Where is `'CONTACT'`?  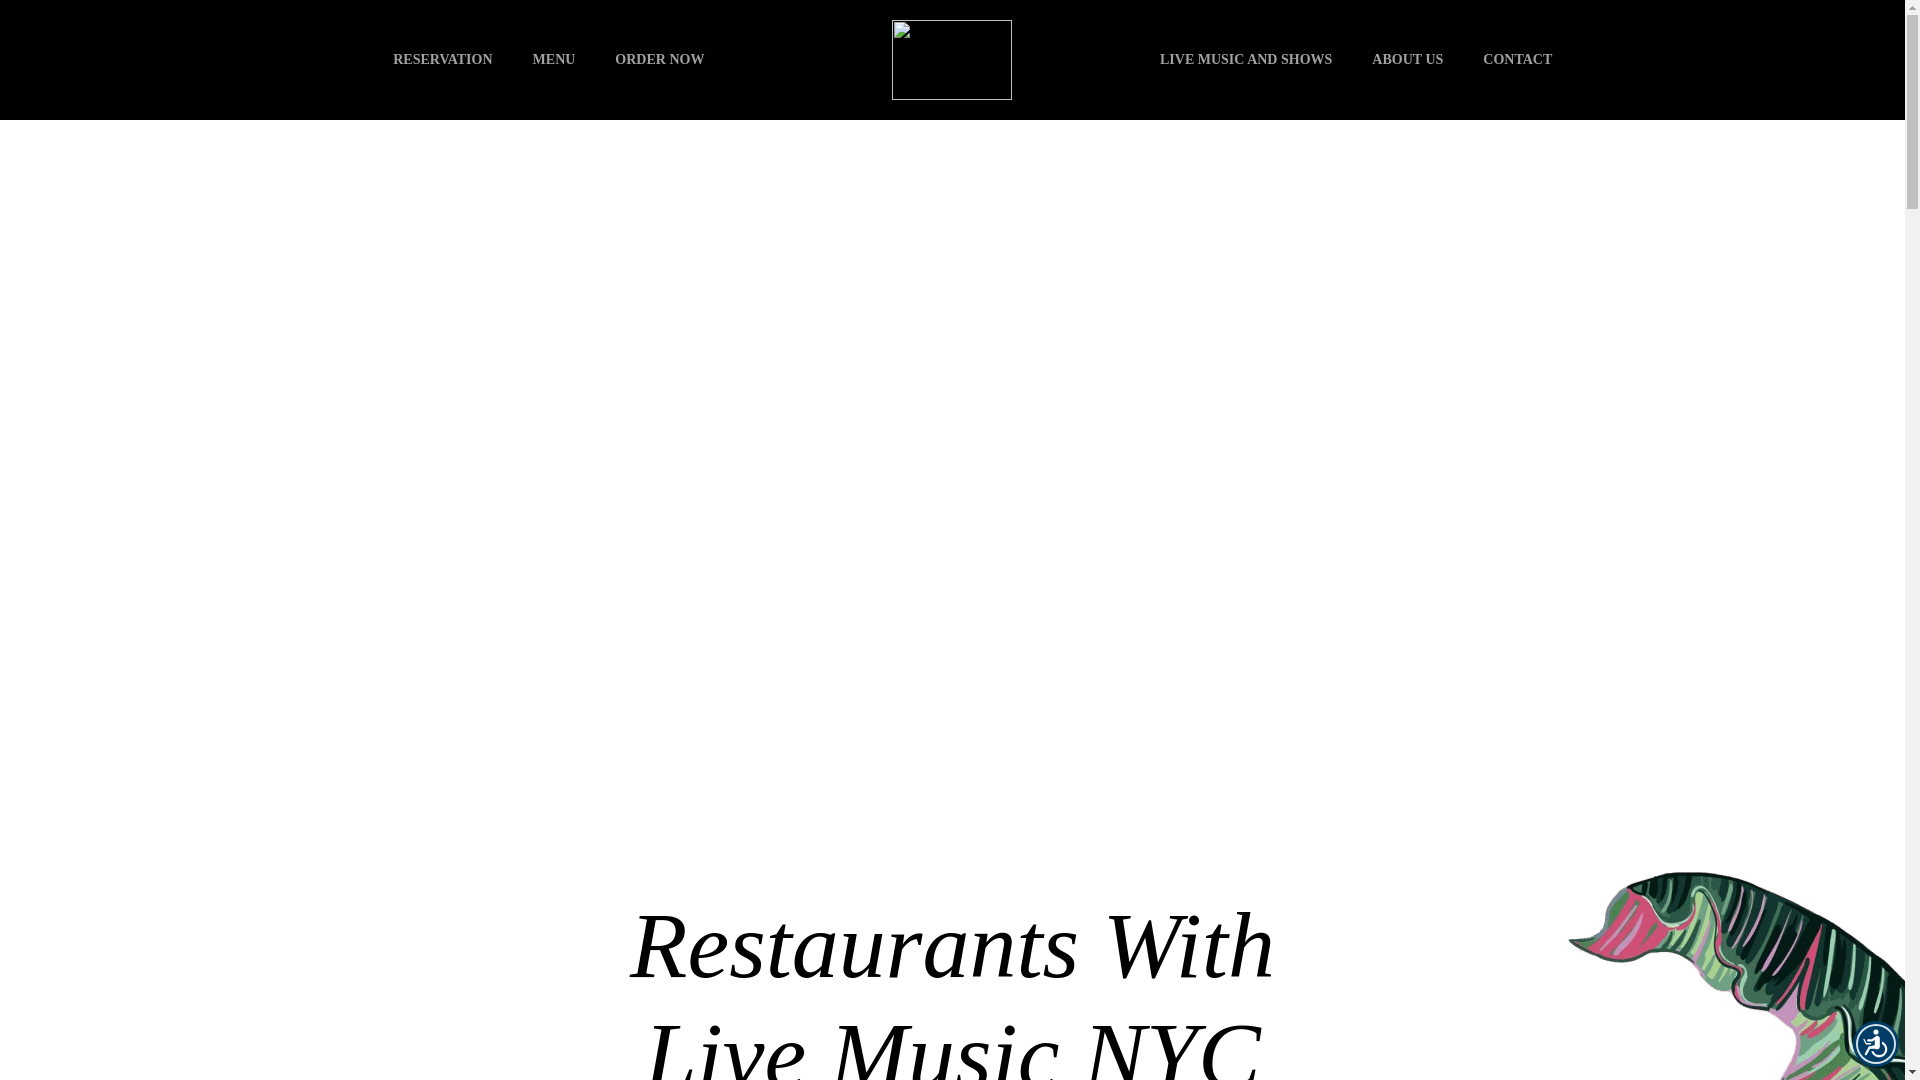
'CONTACT' is located at coordinates (1463, 59).